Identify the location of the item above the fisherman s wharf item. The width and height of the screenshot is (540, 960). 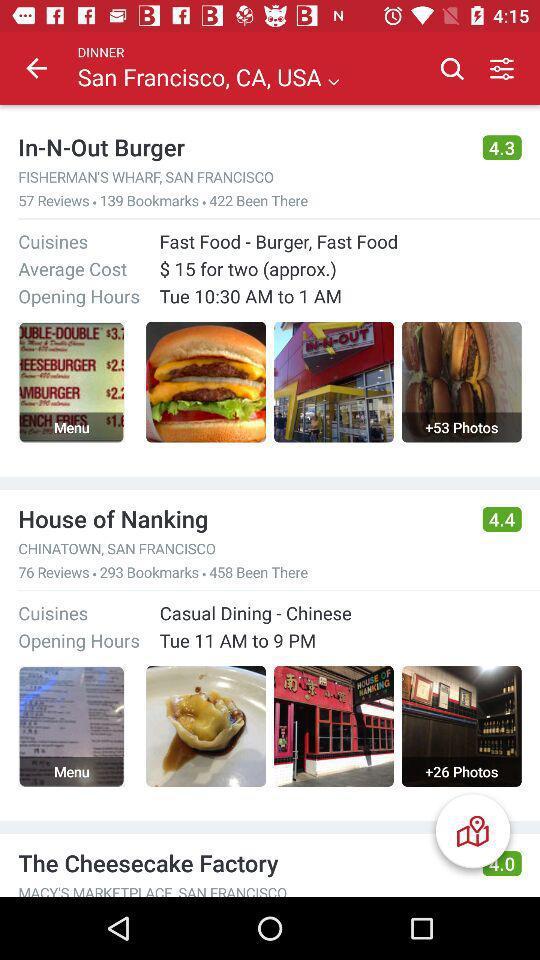
(241, 146).